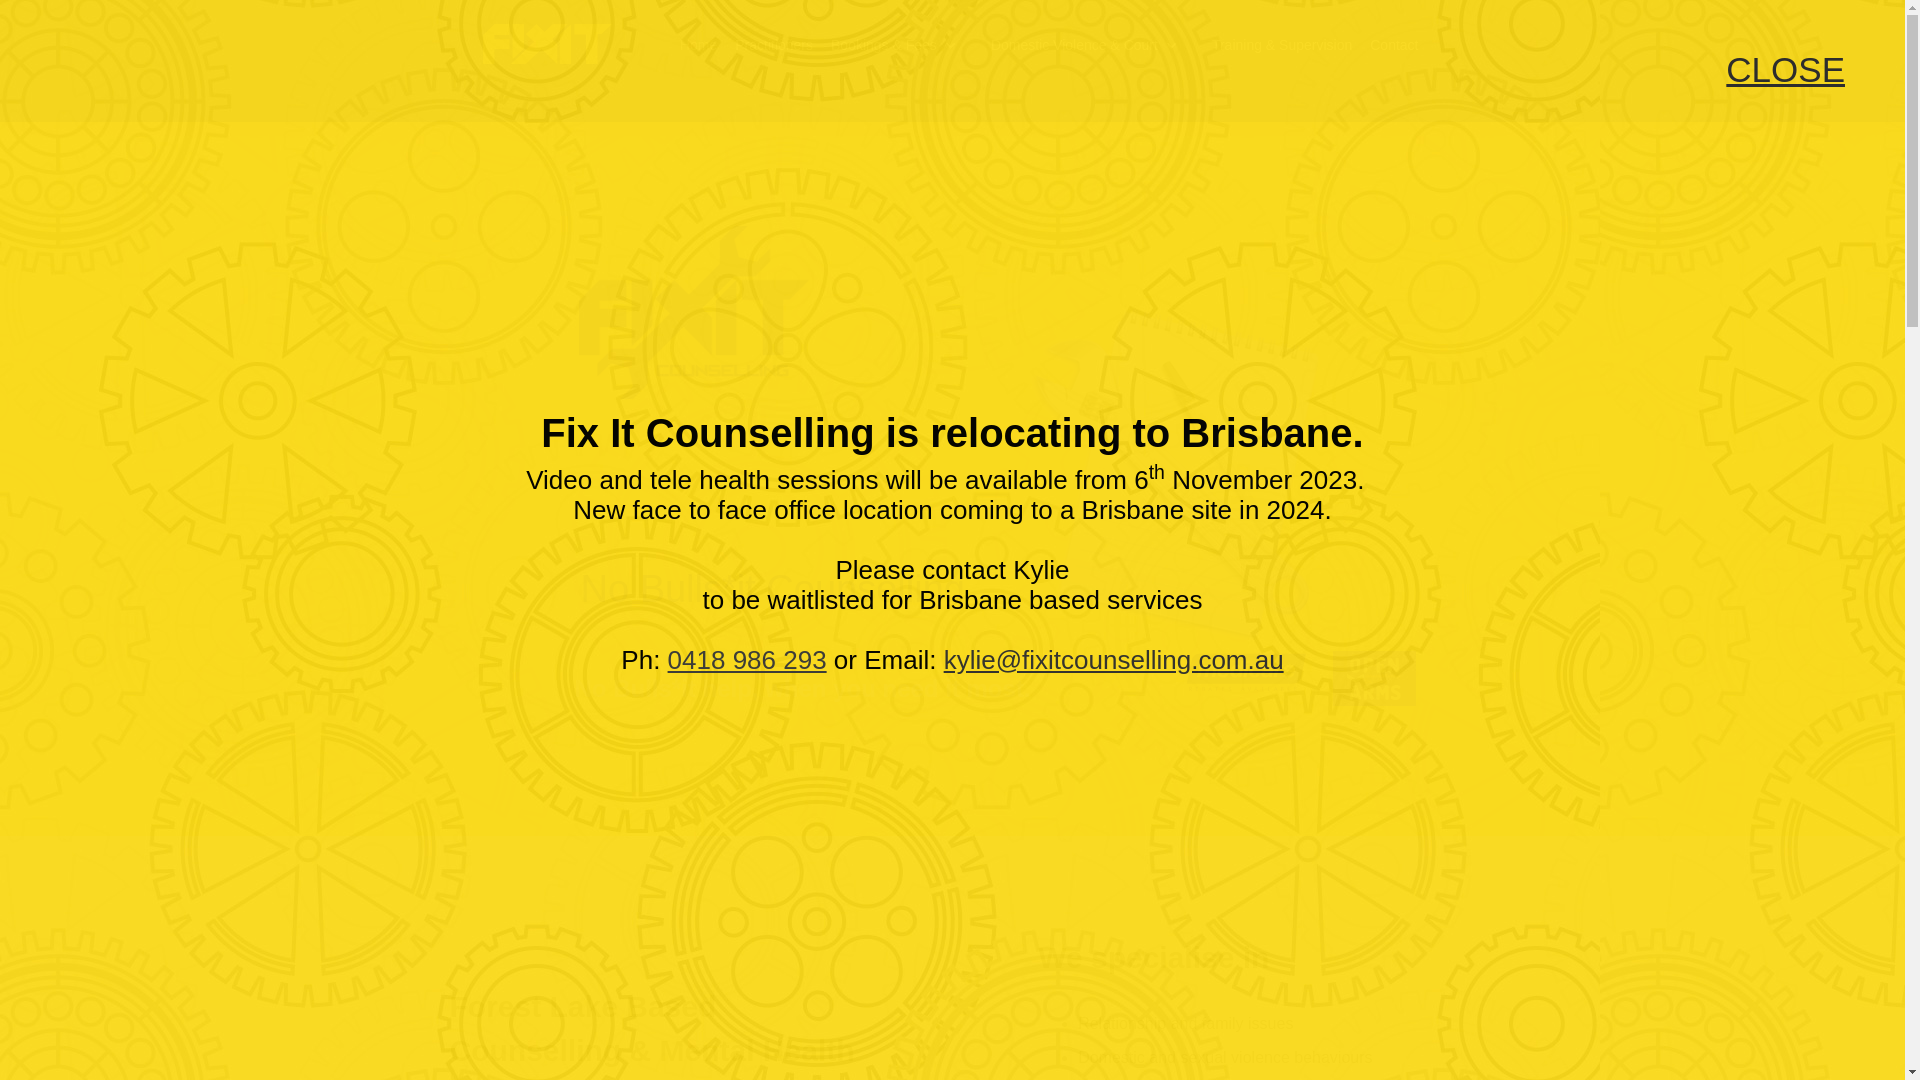 The image size is (1920, 1080). Describe the element at coordinates (746, 659) in the screenshot. I see `'0418 986 293'` at that location.